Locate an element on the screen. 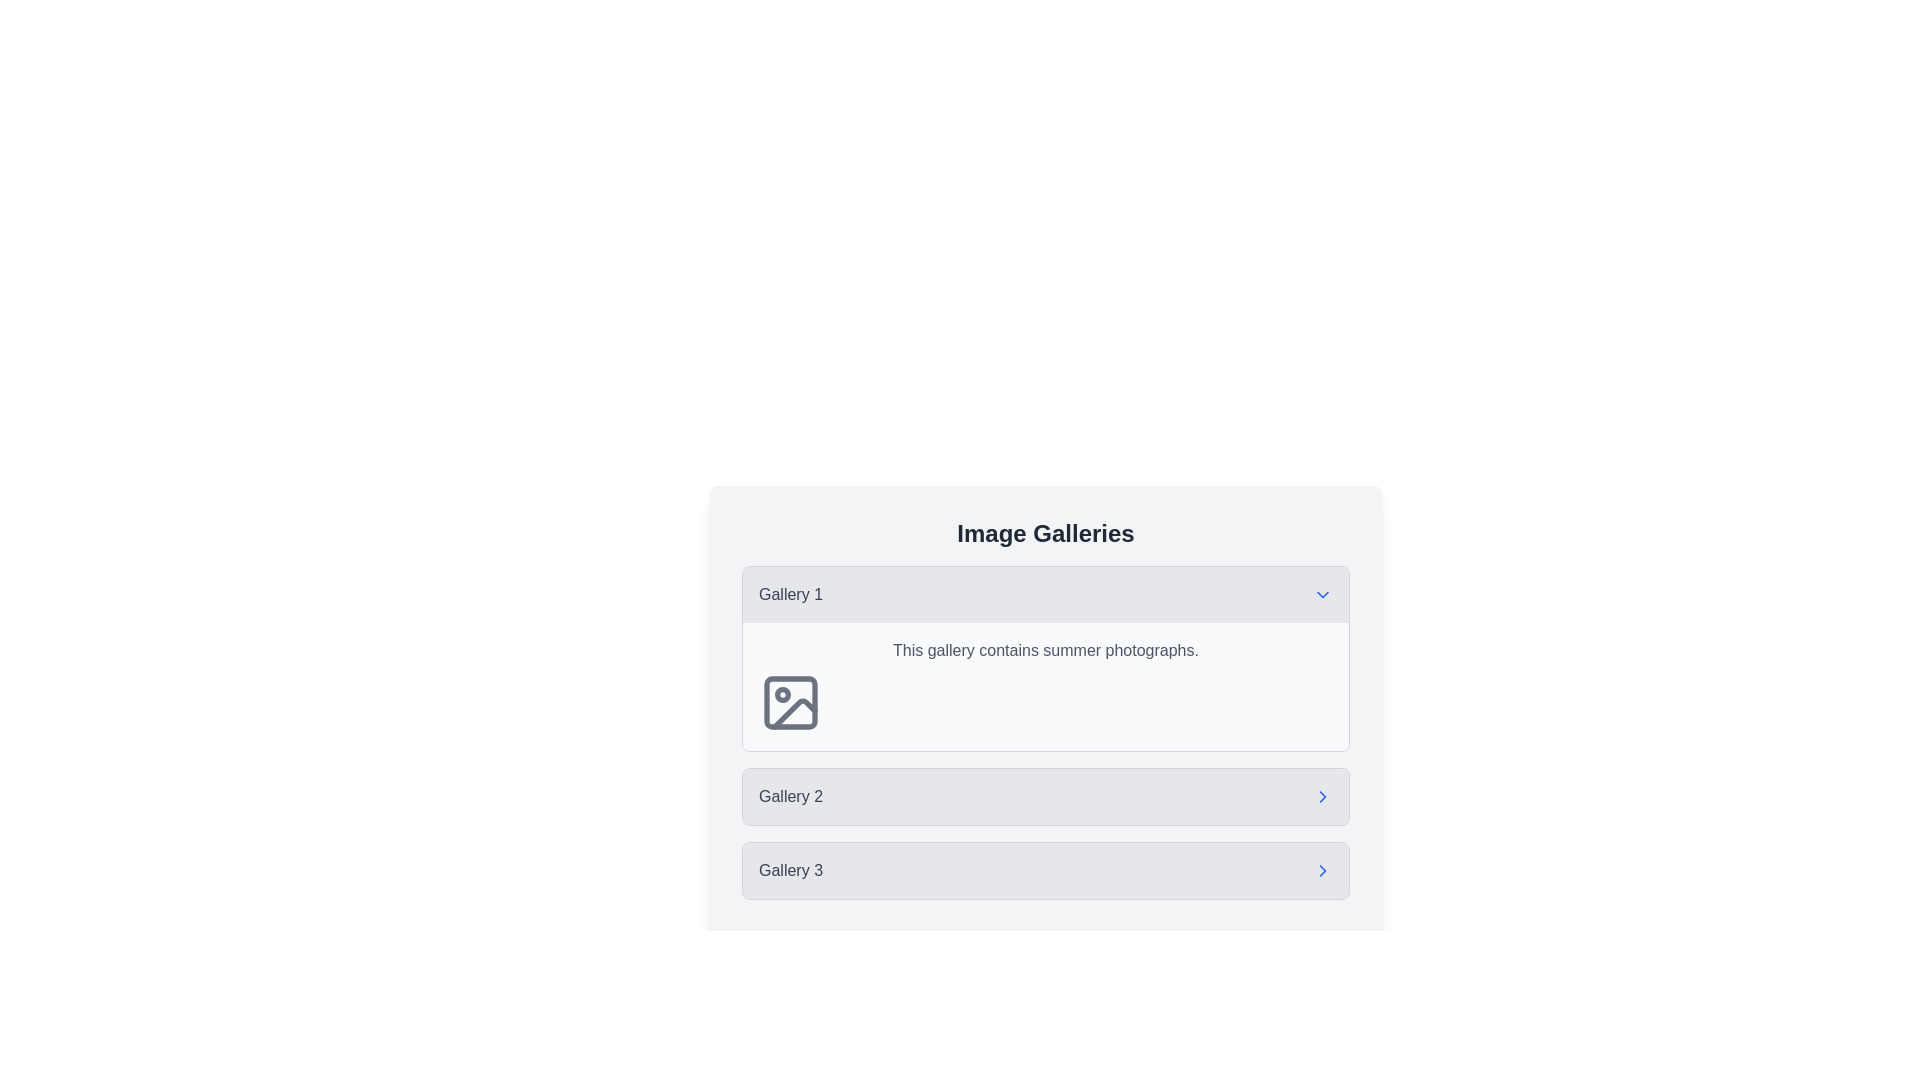  the chevron icon located to the right of 'Gallery 2' is located at coordinates (1323, 796).